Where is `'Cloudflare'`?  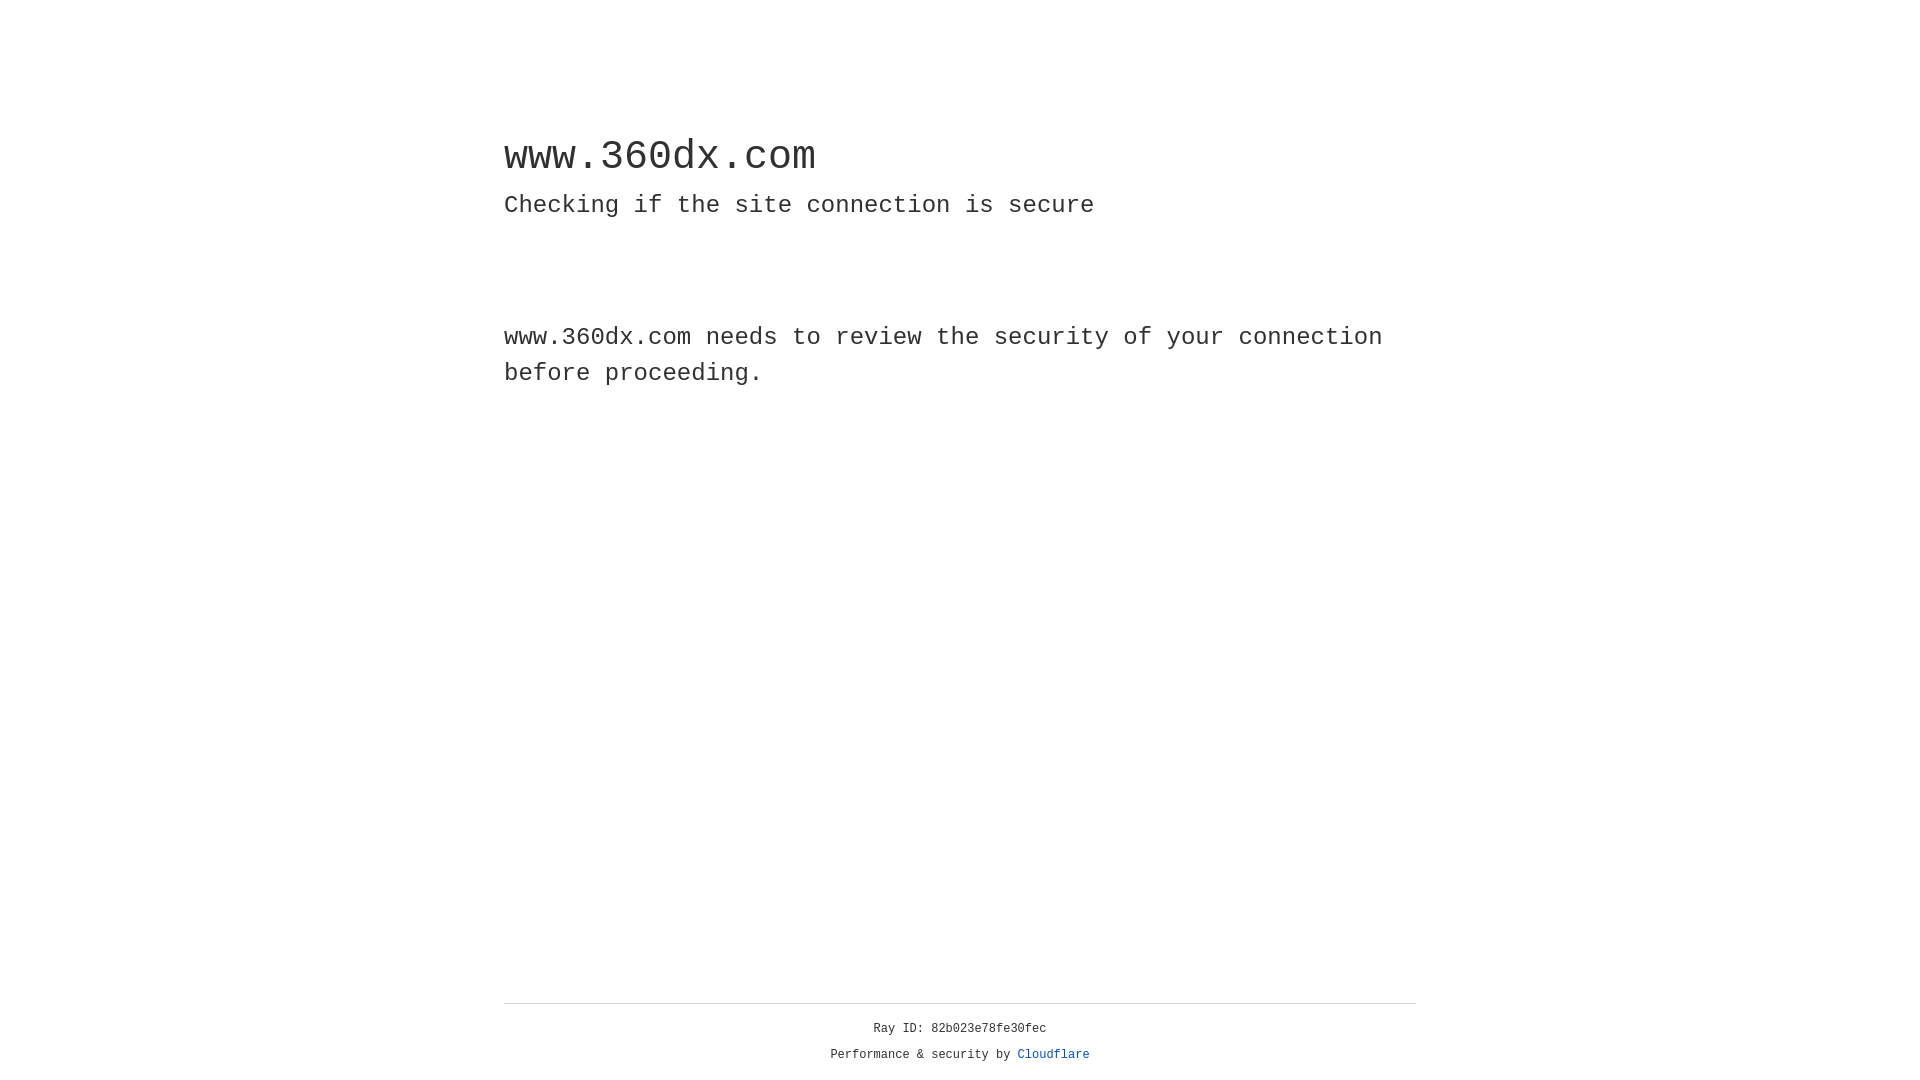
'Cloudflare' is located at coordinates (1053, 1054).